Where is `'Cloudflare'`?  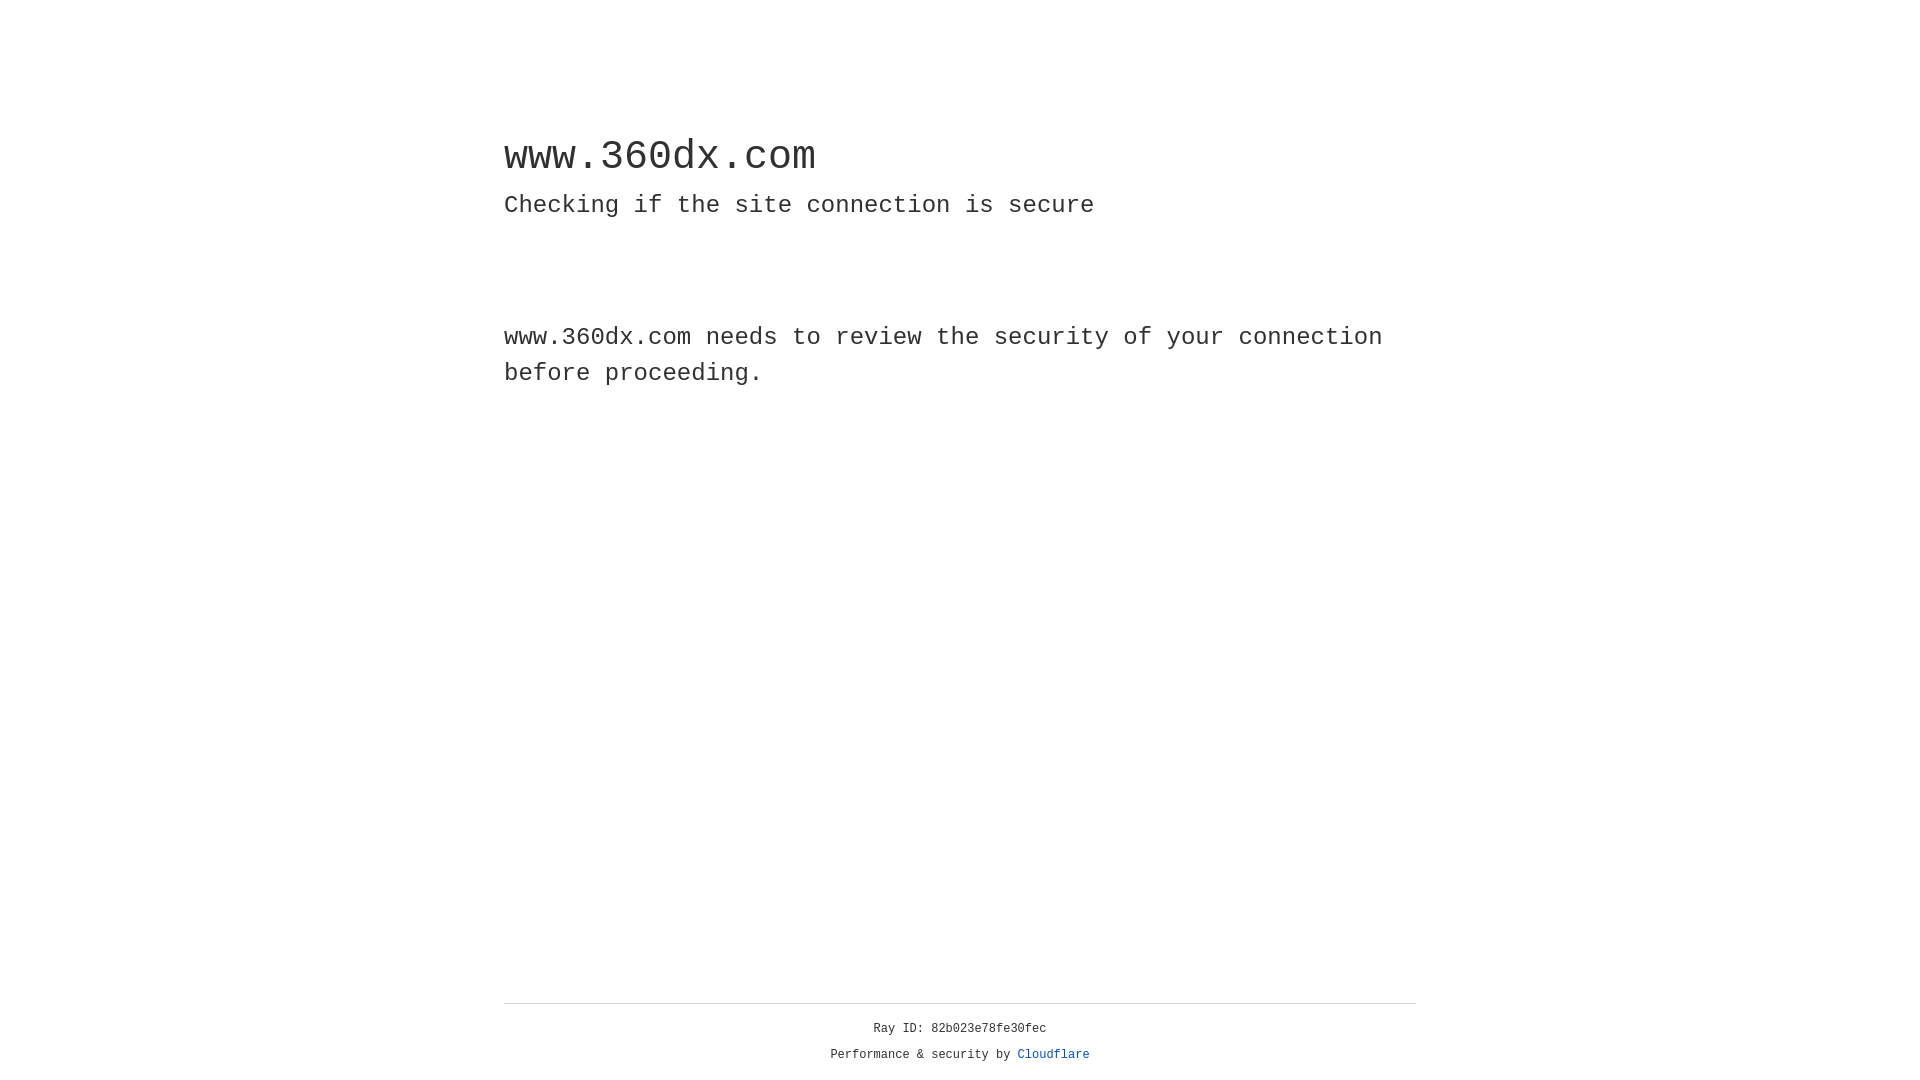
'Cloudflare' is located at coordinates (1053, 1054).